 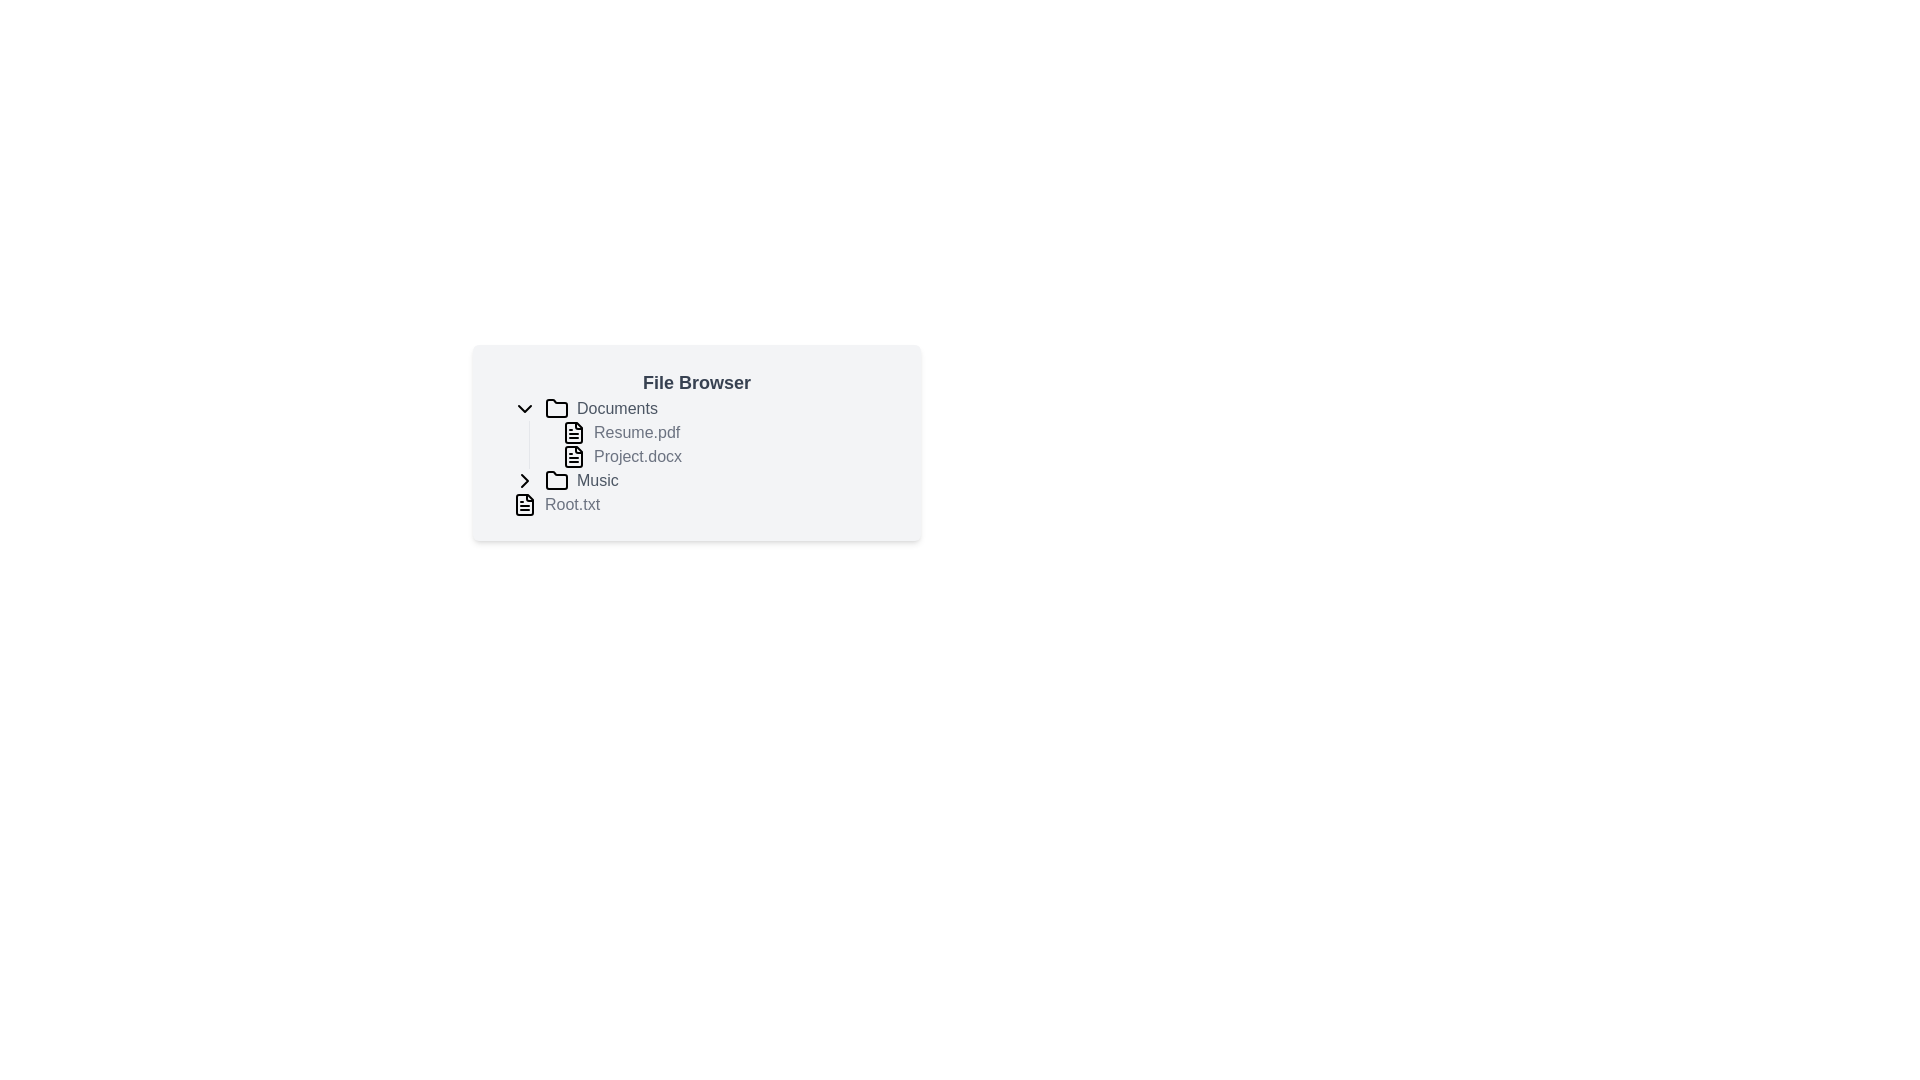 I want to click on the file item named 'Root.txt' located at the bottom of the list in the 'Music' folder of the 'File Browser' interface, so click(x=696, y=504).